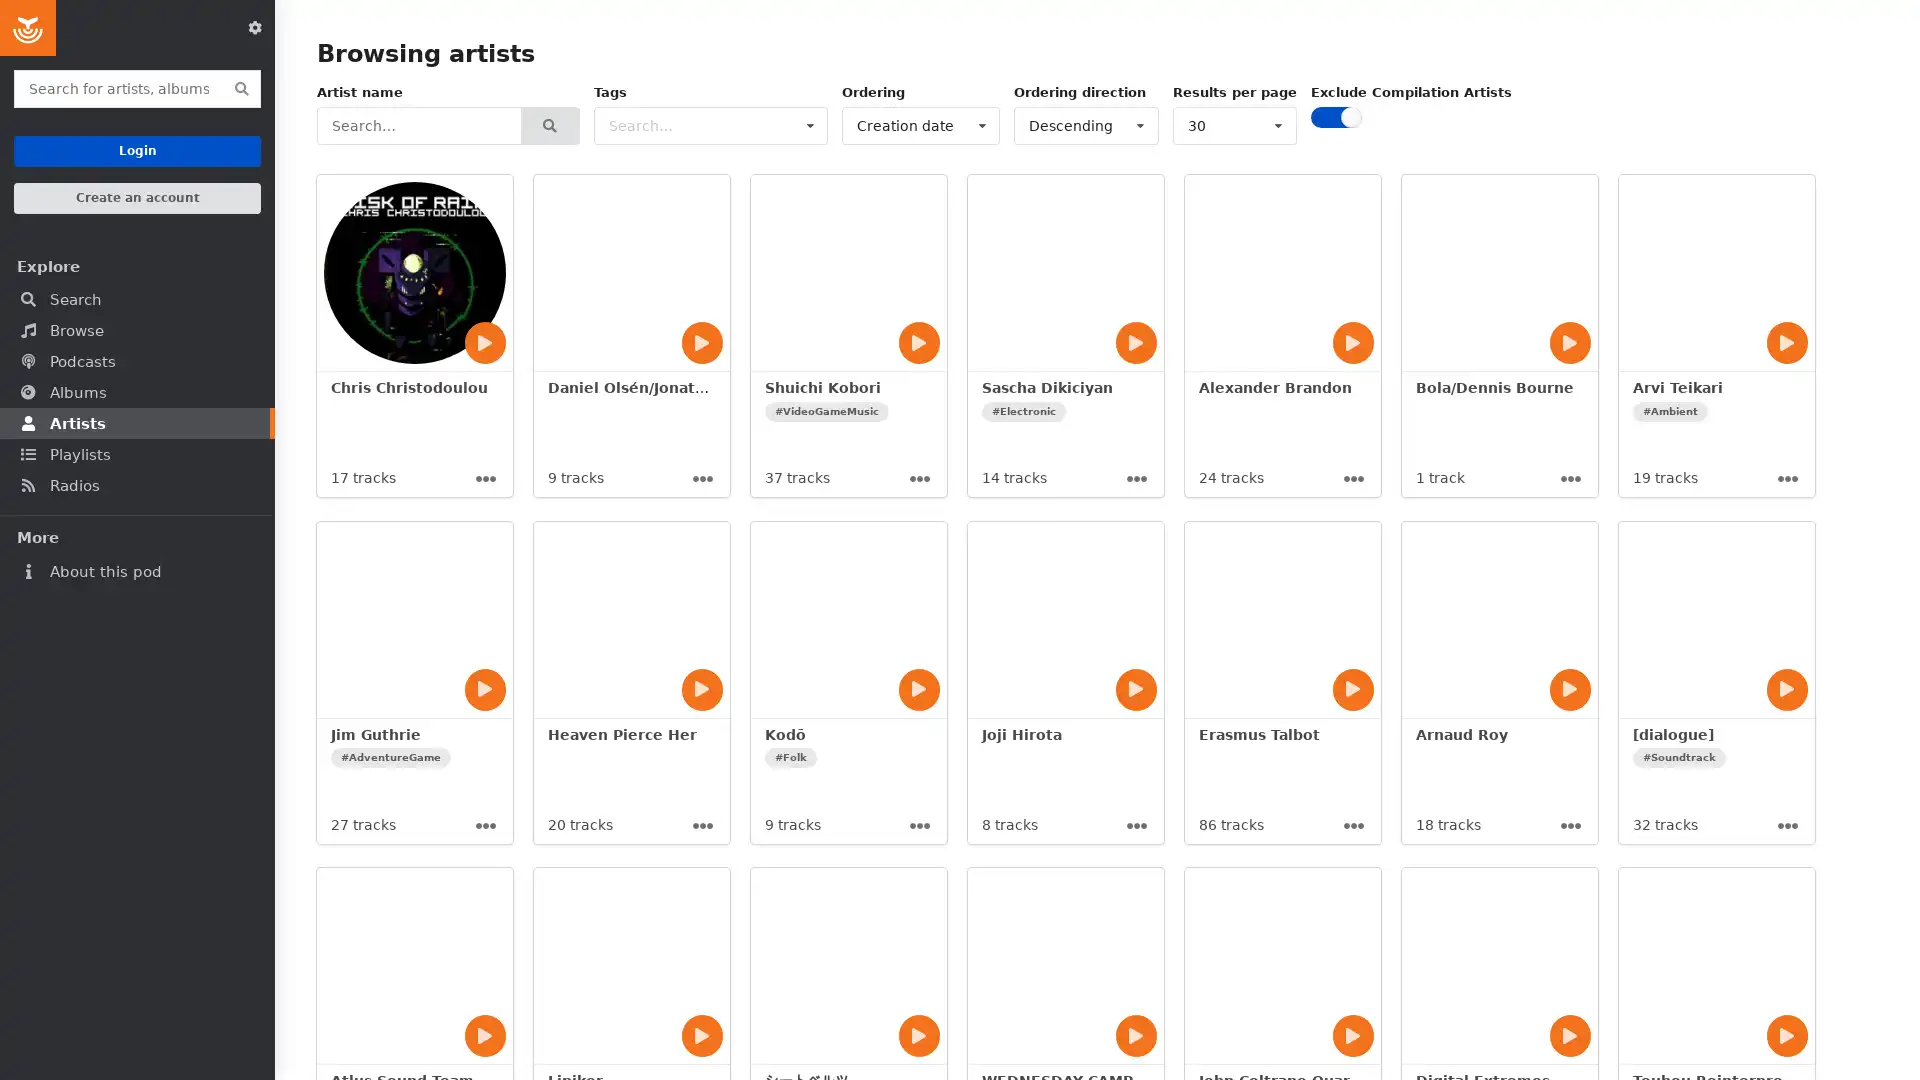 The width and height of the screenshot is (1920, 1080). Describe the element at coordinates (1786, 1035) in the screenshot. I see `Play artist` at that location.